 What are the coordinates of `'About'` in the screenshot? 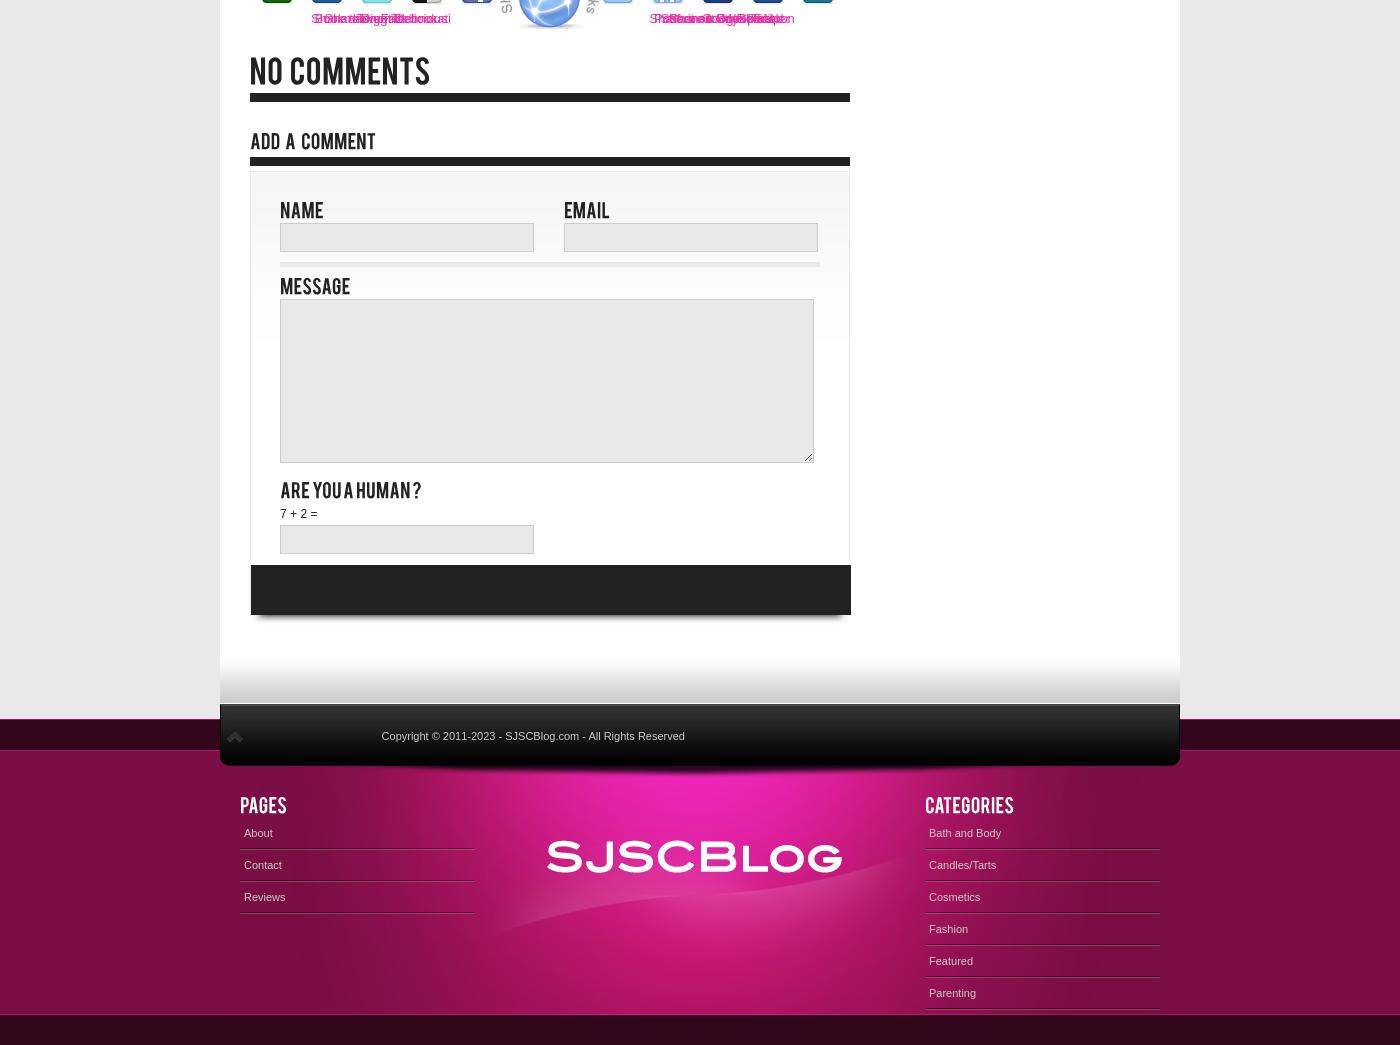 It's located at (244, 831).